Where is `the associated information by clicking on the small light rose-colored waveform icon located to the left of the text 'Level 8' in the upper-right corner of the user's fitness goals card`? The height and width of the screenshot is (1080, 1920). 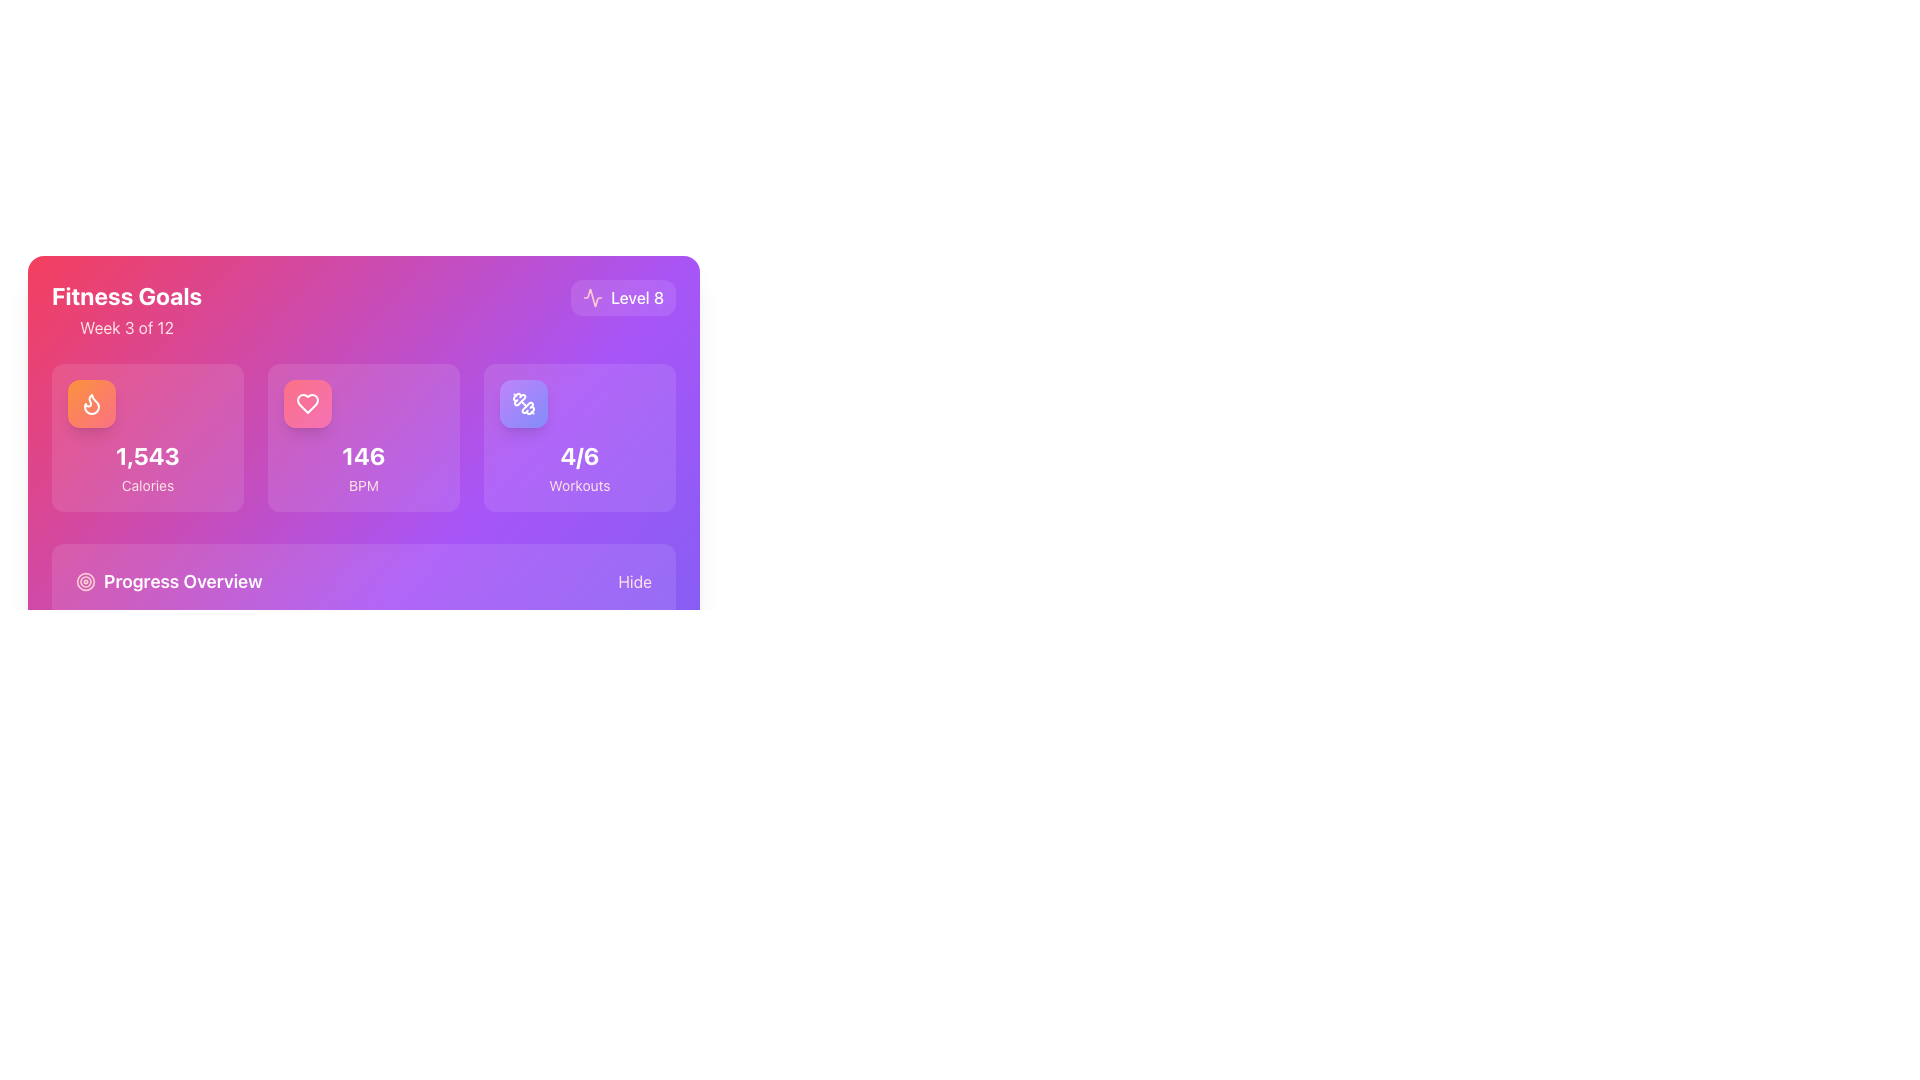
the associated information by clicking on the small light rose-colored waveform icon located to the left of the text 'Level 8' in the upper-right corner of the user's fitness goals card is located at coordinates (592, 297).